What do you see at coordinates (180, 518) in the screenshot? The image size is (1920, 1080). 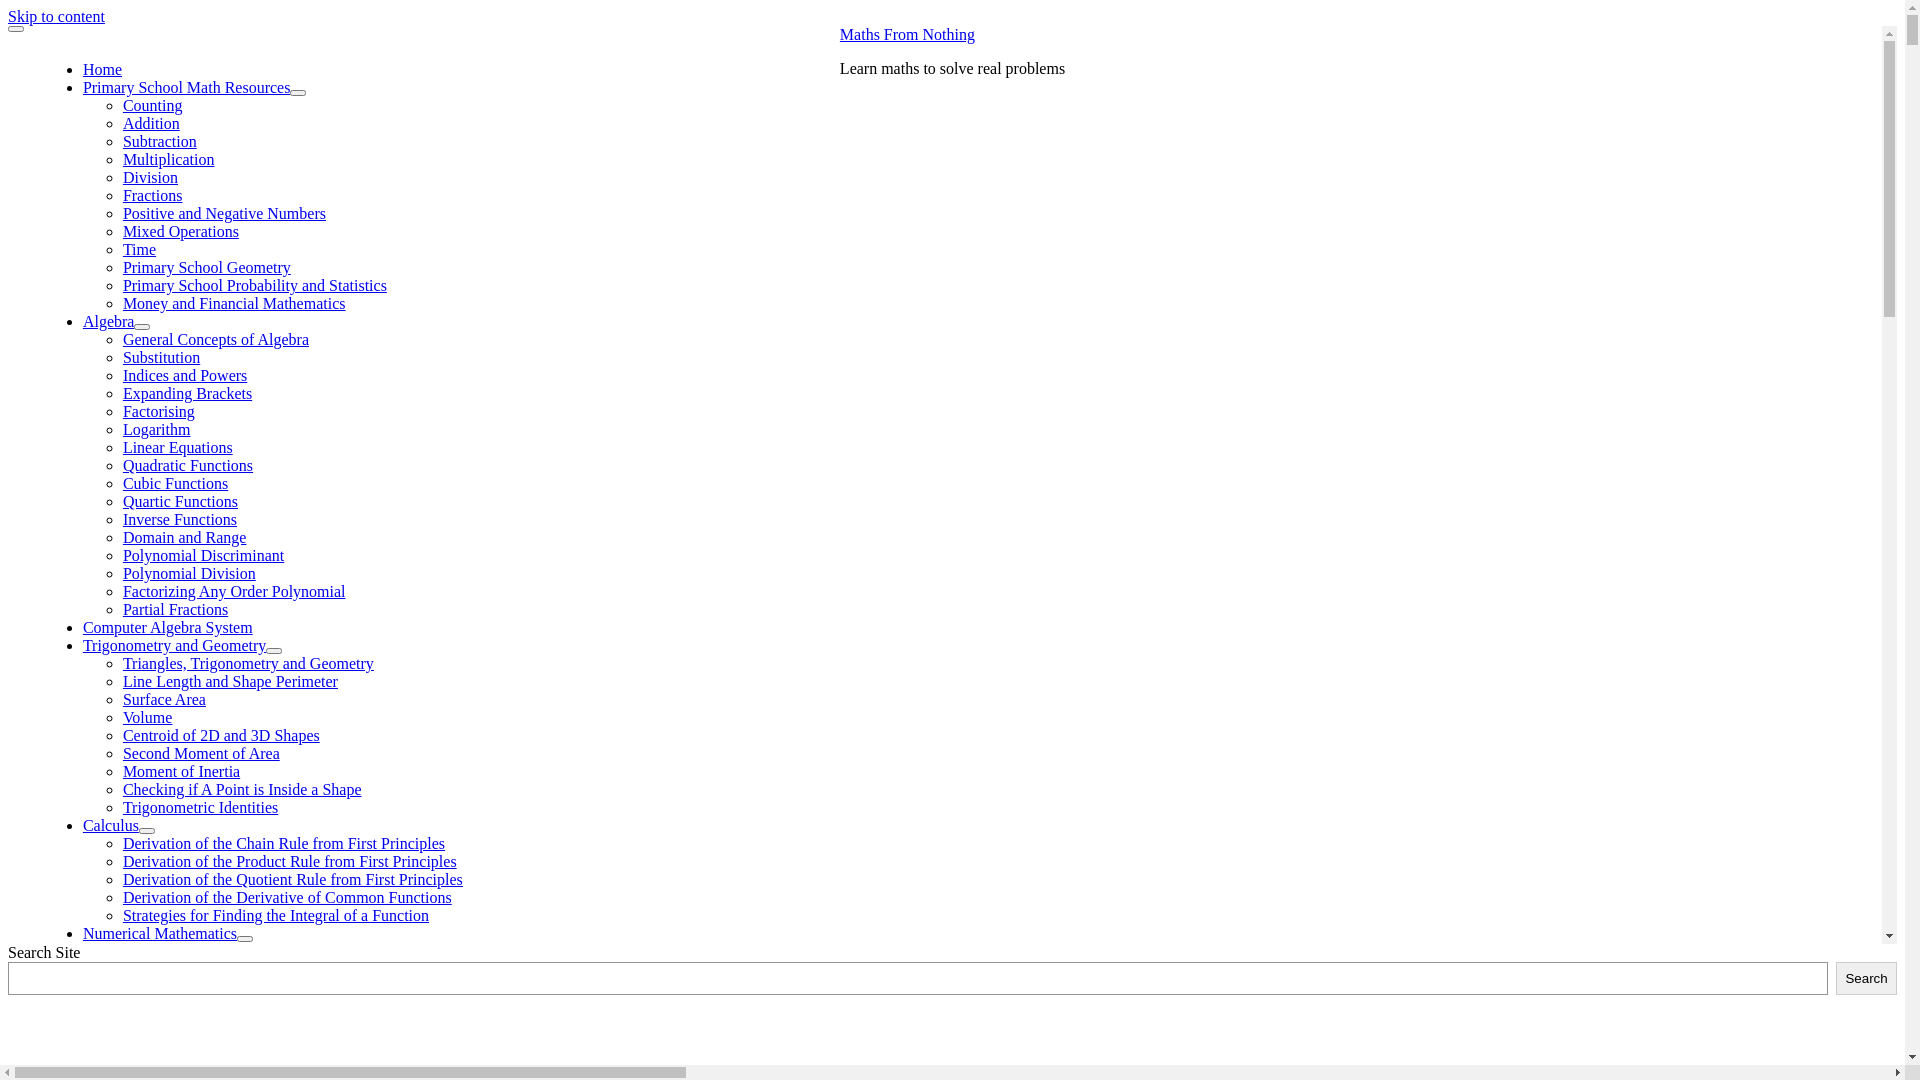 I see `'Inverse Functions'` at bounding box center [180, 518].